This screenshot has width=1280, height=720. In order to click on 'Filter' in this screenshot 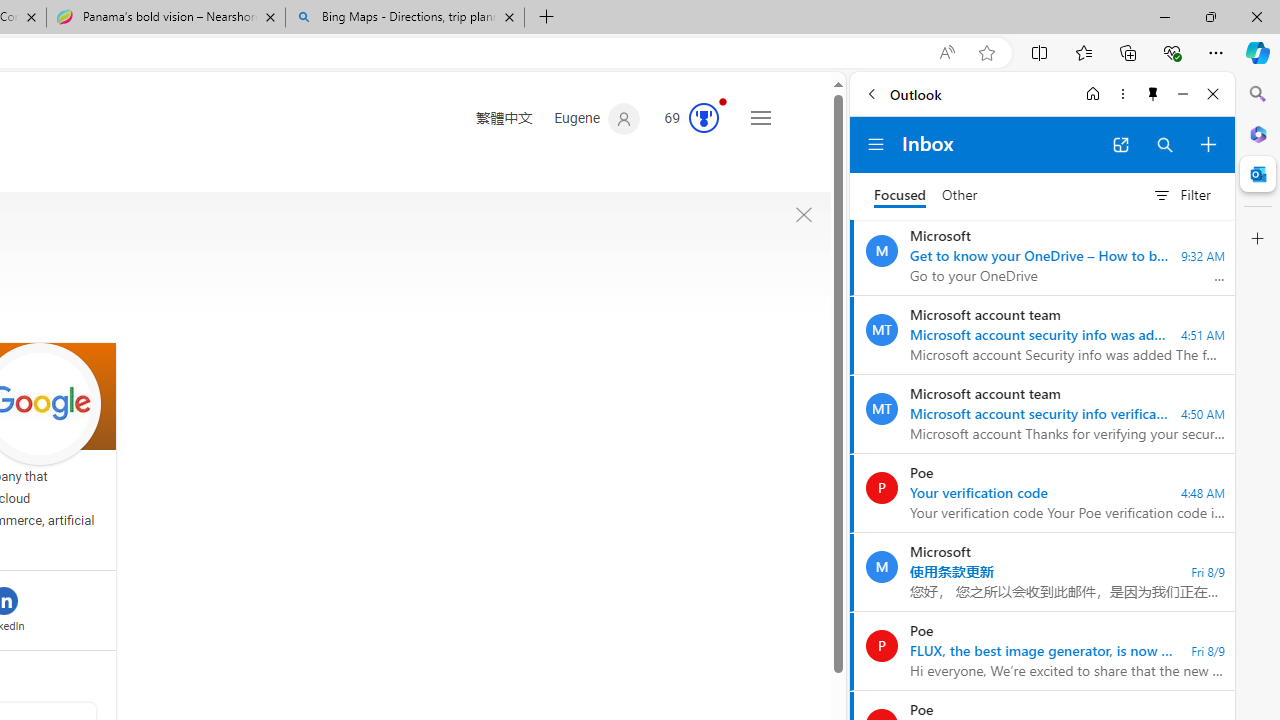, I will do `click(1181, 195)`.